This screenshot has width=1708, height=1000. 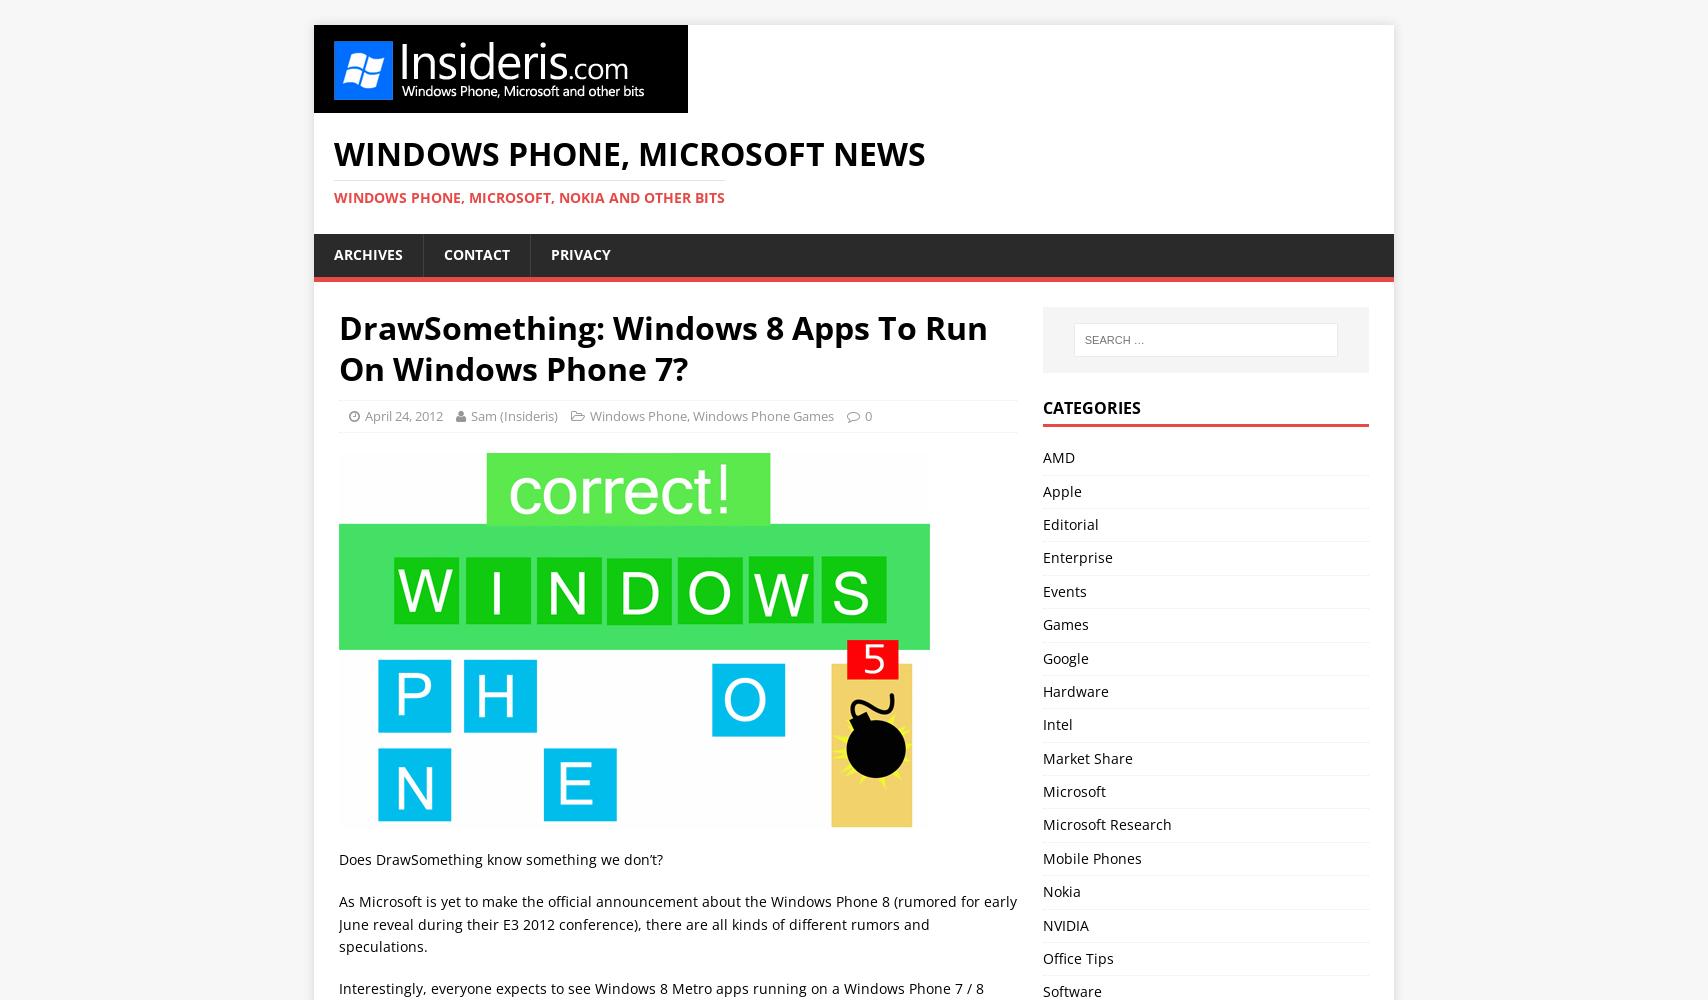 I want to click on 'Microsoft', so click(x=1073, y=791).